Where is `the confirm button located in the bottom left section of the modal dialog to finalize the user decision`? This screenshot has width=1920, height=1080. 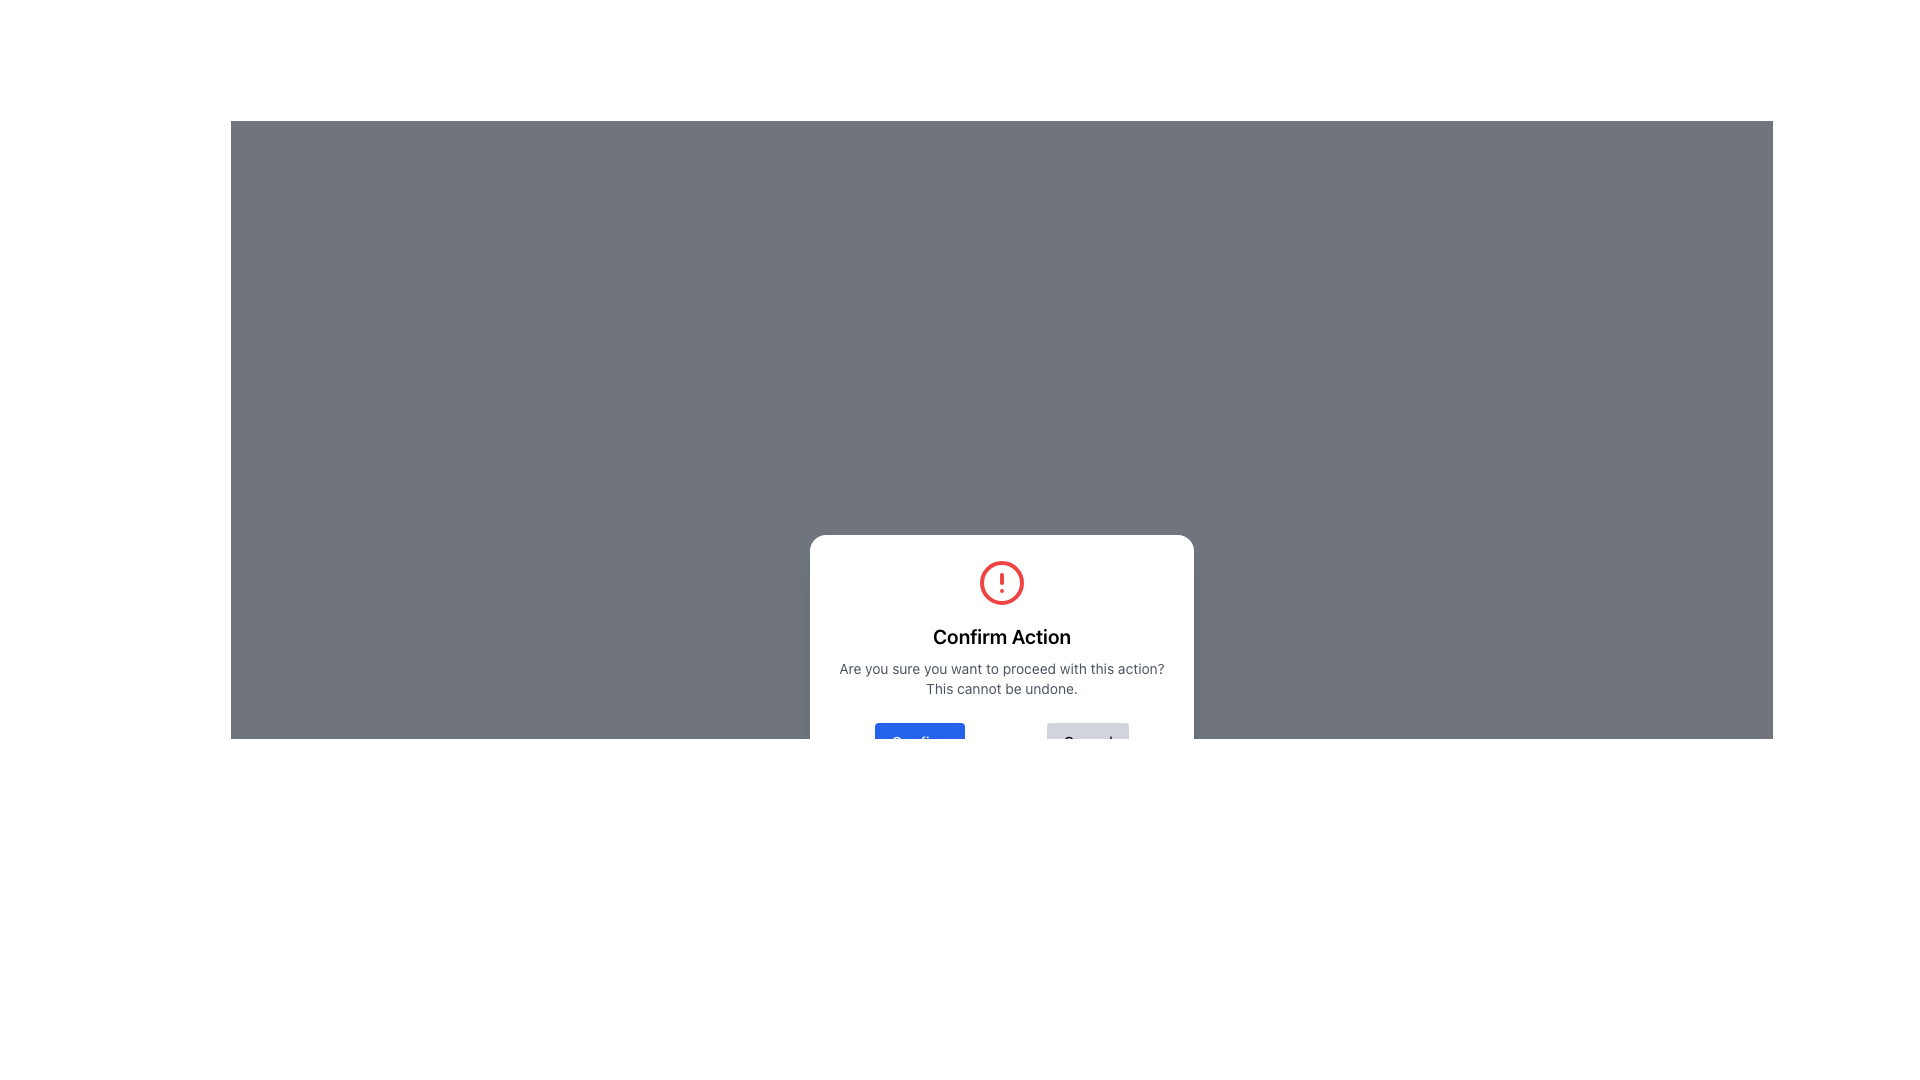
the confirm button located in the bottom left section of the modal dialog to finalize the user decision is located at coordinates (919, 743).